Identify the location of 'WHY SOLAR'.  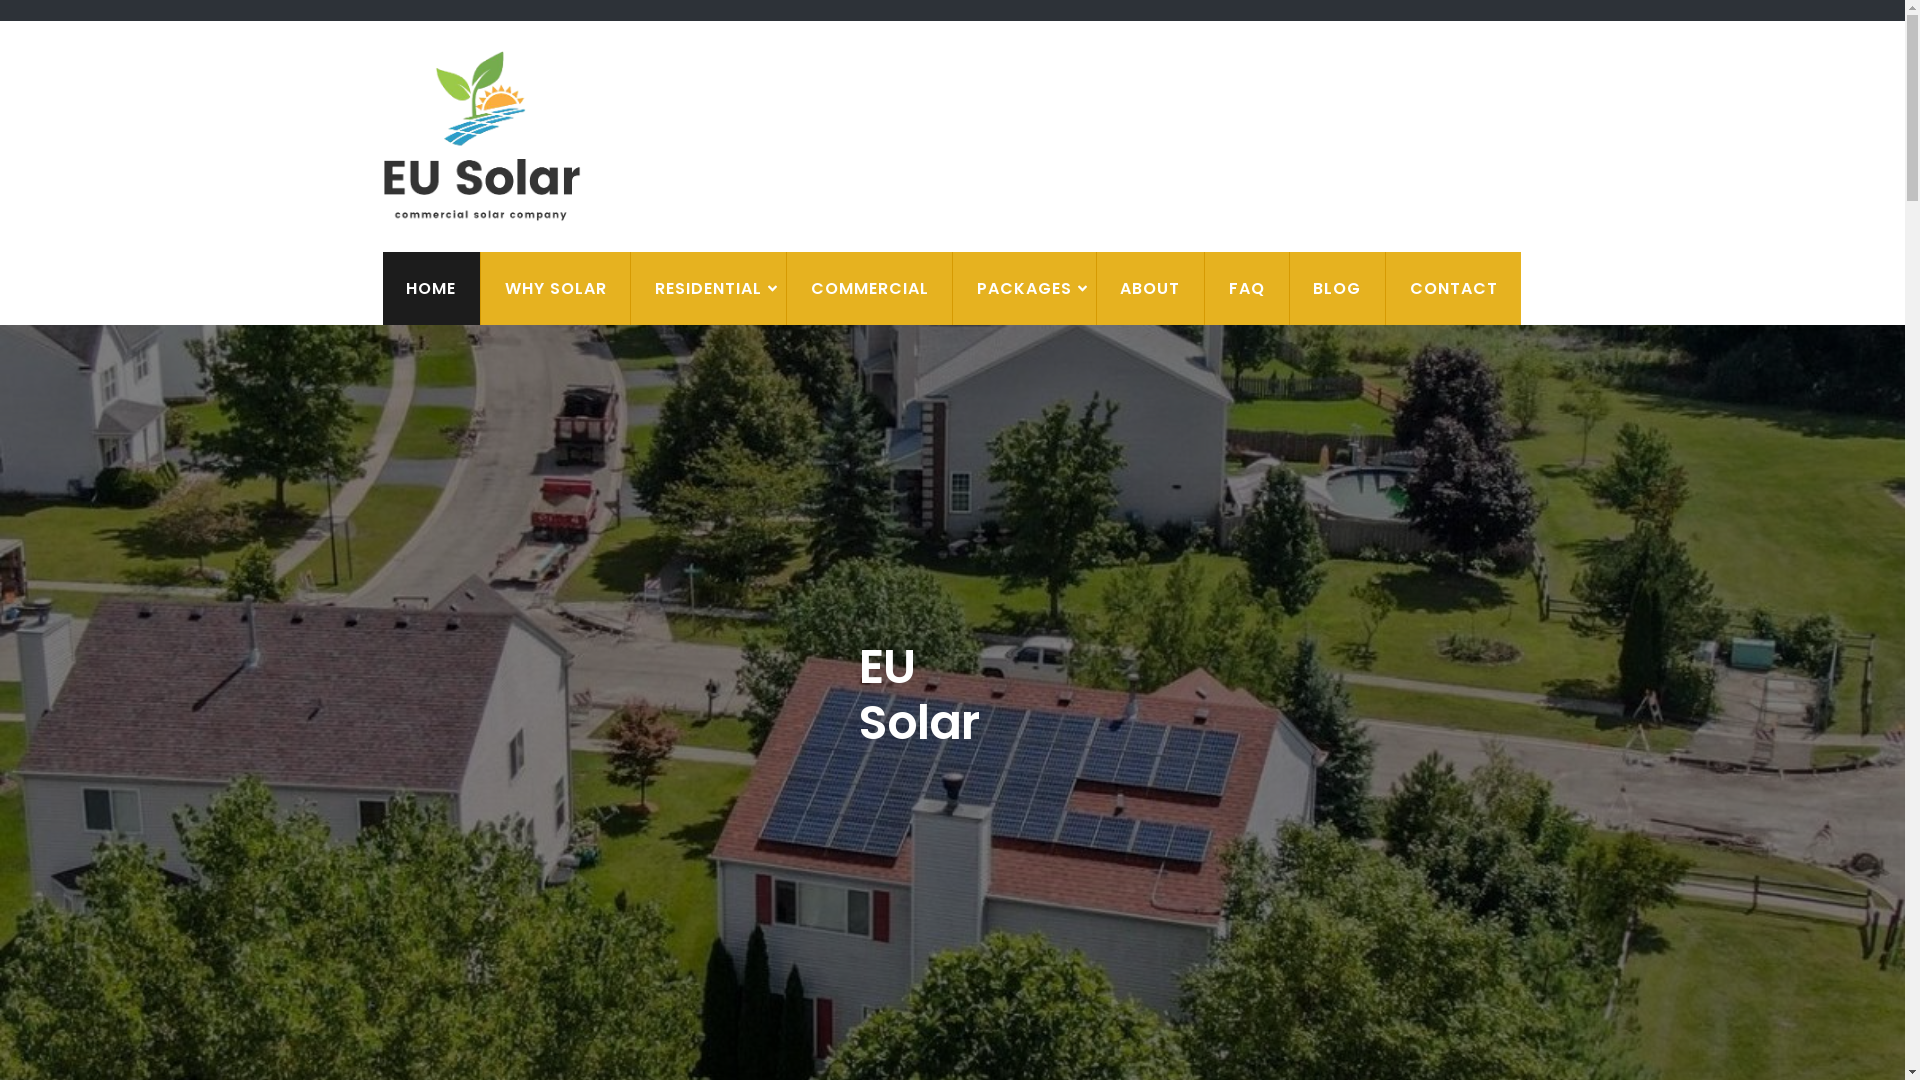
(555, 288).